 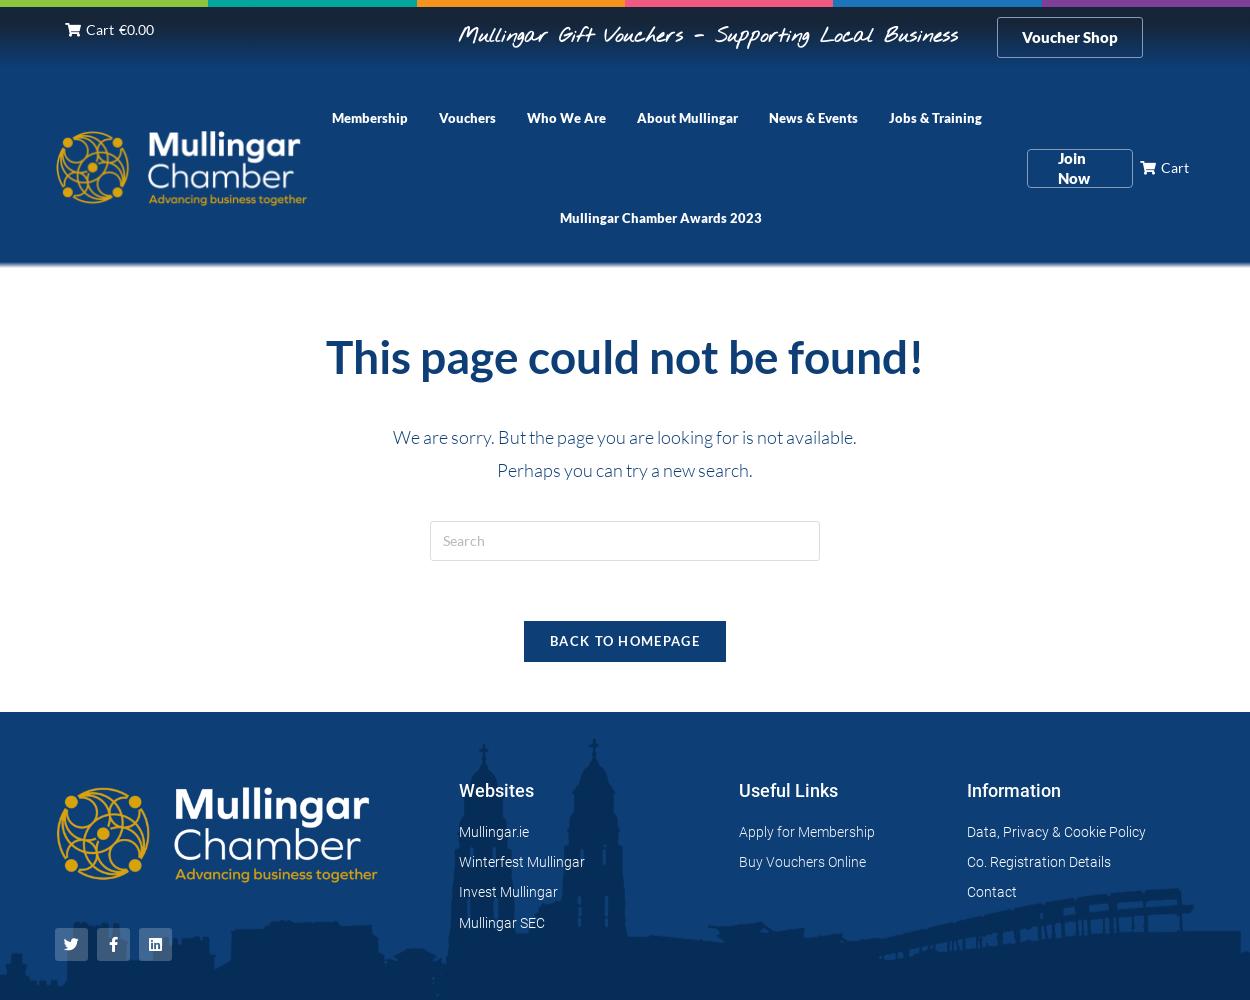 I want to click on 'Who We Are', so click(x=527, y=117).